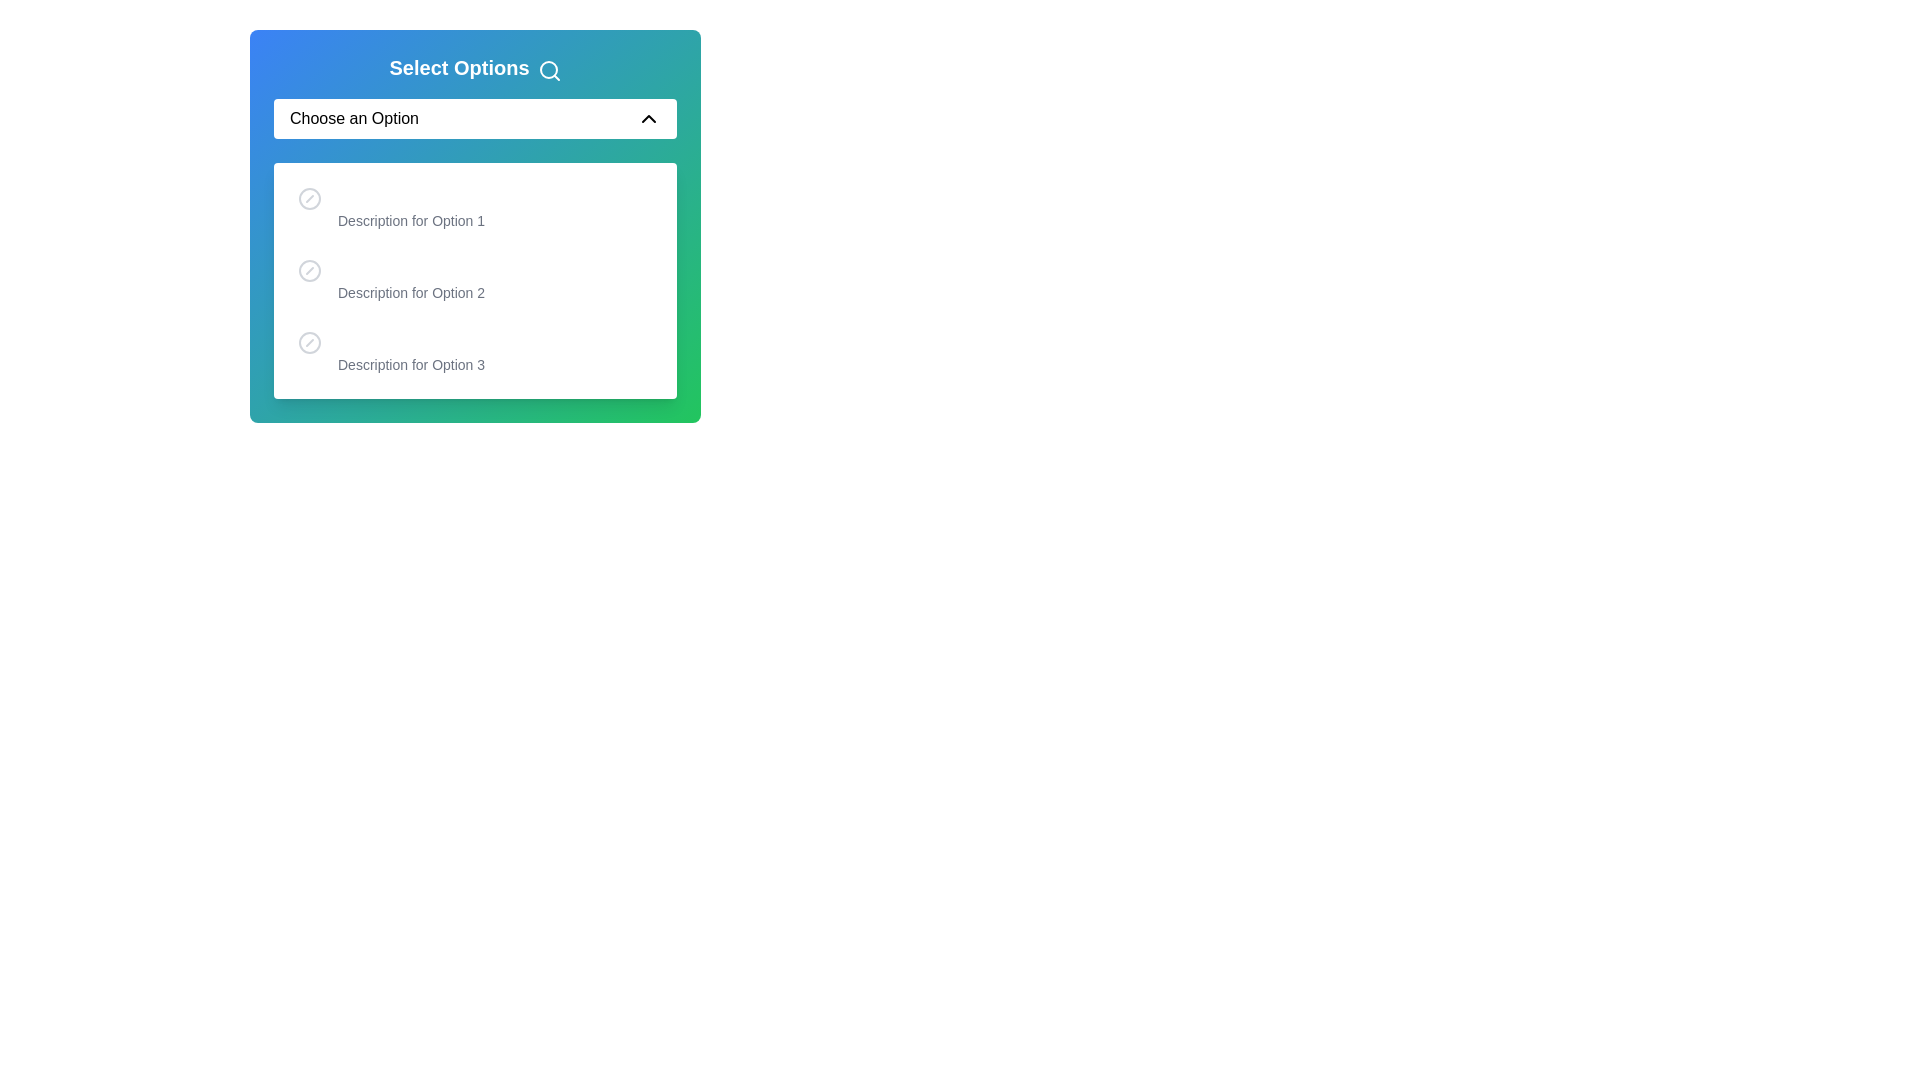  What do you see at coordinates (410, 351) in the screenshot?
I see `the dropdown menu option labeled 'Option 3'` at bounding box center [410, 351].